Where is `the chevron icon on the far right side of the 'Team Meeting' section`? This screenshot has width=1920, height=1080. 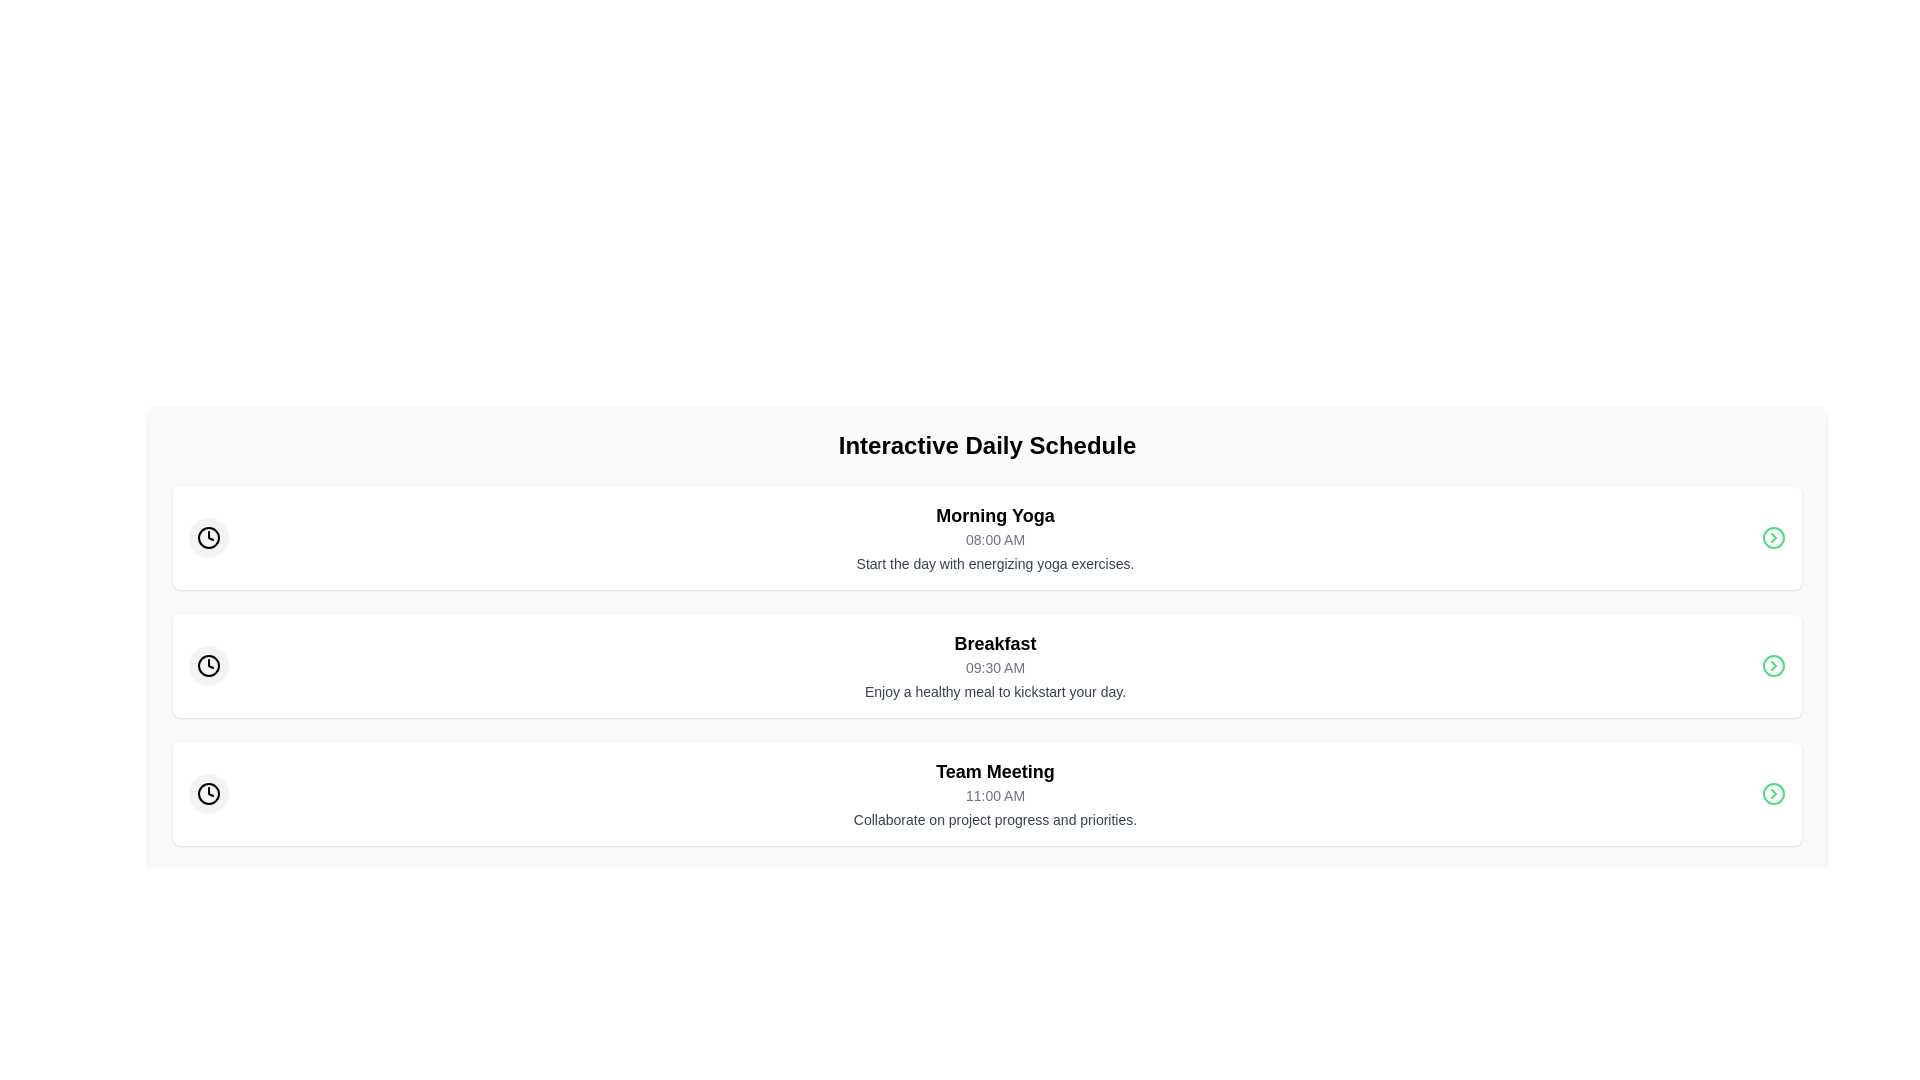 the chevron icon on the far right side of the 'Team Meeting' section is located at coordinates (1774, 793).